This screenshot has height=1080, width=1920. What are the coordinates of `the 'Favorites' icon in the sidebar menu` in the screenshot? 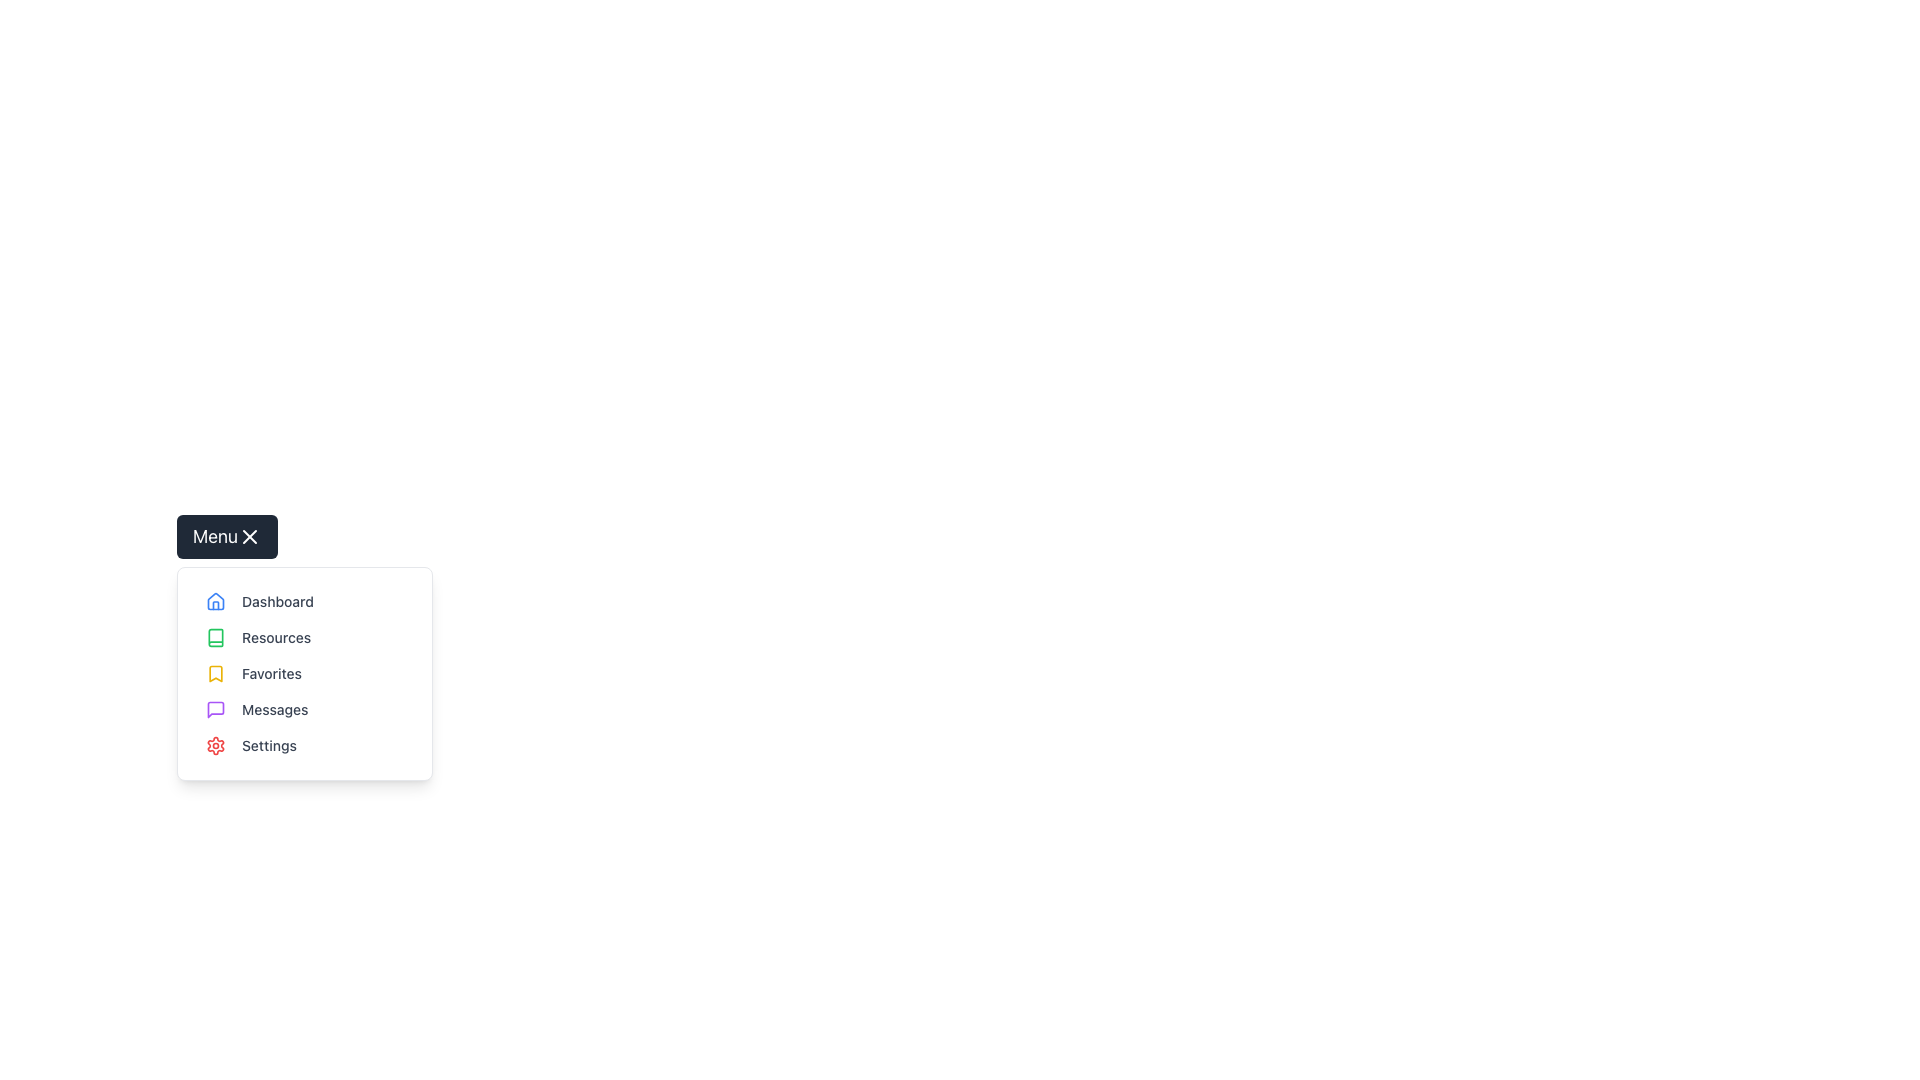 It's located at (216, 674).